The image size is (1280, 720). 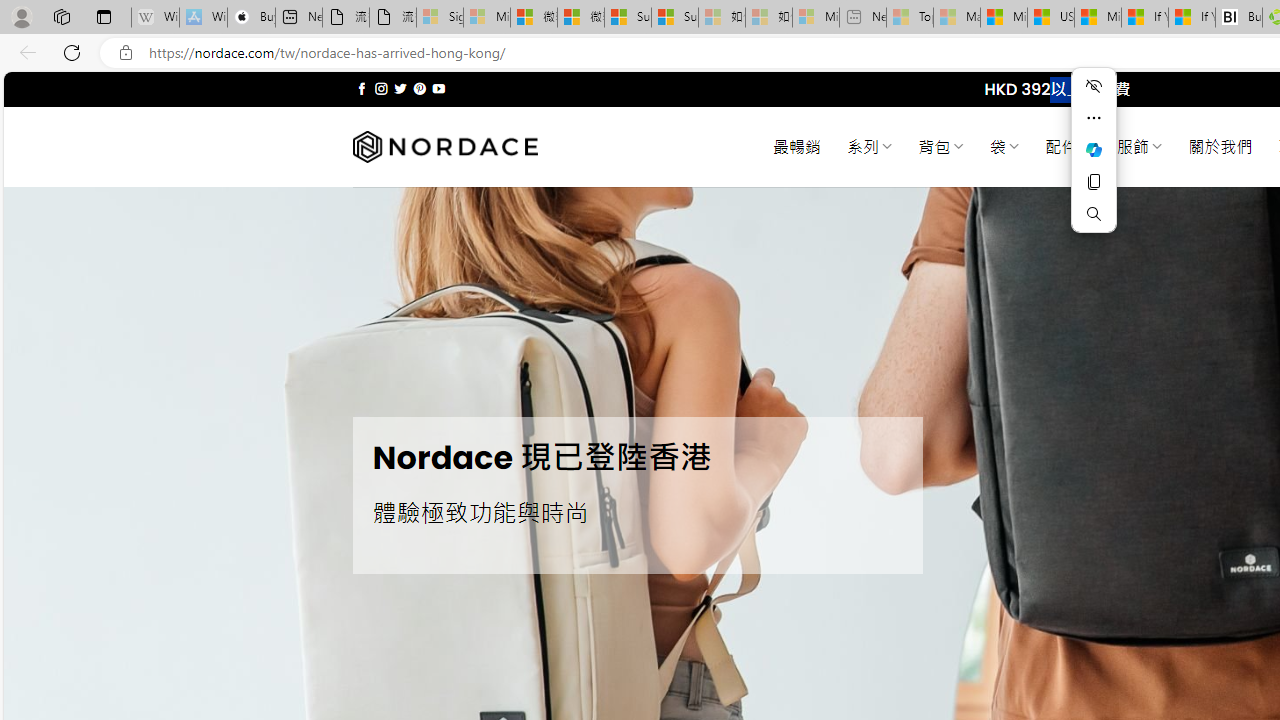 I want to click on 'Ask Copilot', so click(x=1093, y=149).